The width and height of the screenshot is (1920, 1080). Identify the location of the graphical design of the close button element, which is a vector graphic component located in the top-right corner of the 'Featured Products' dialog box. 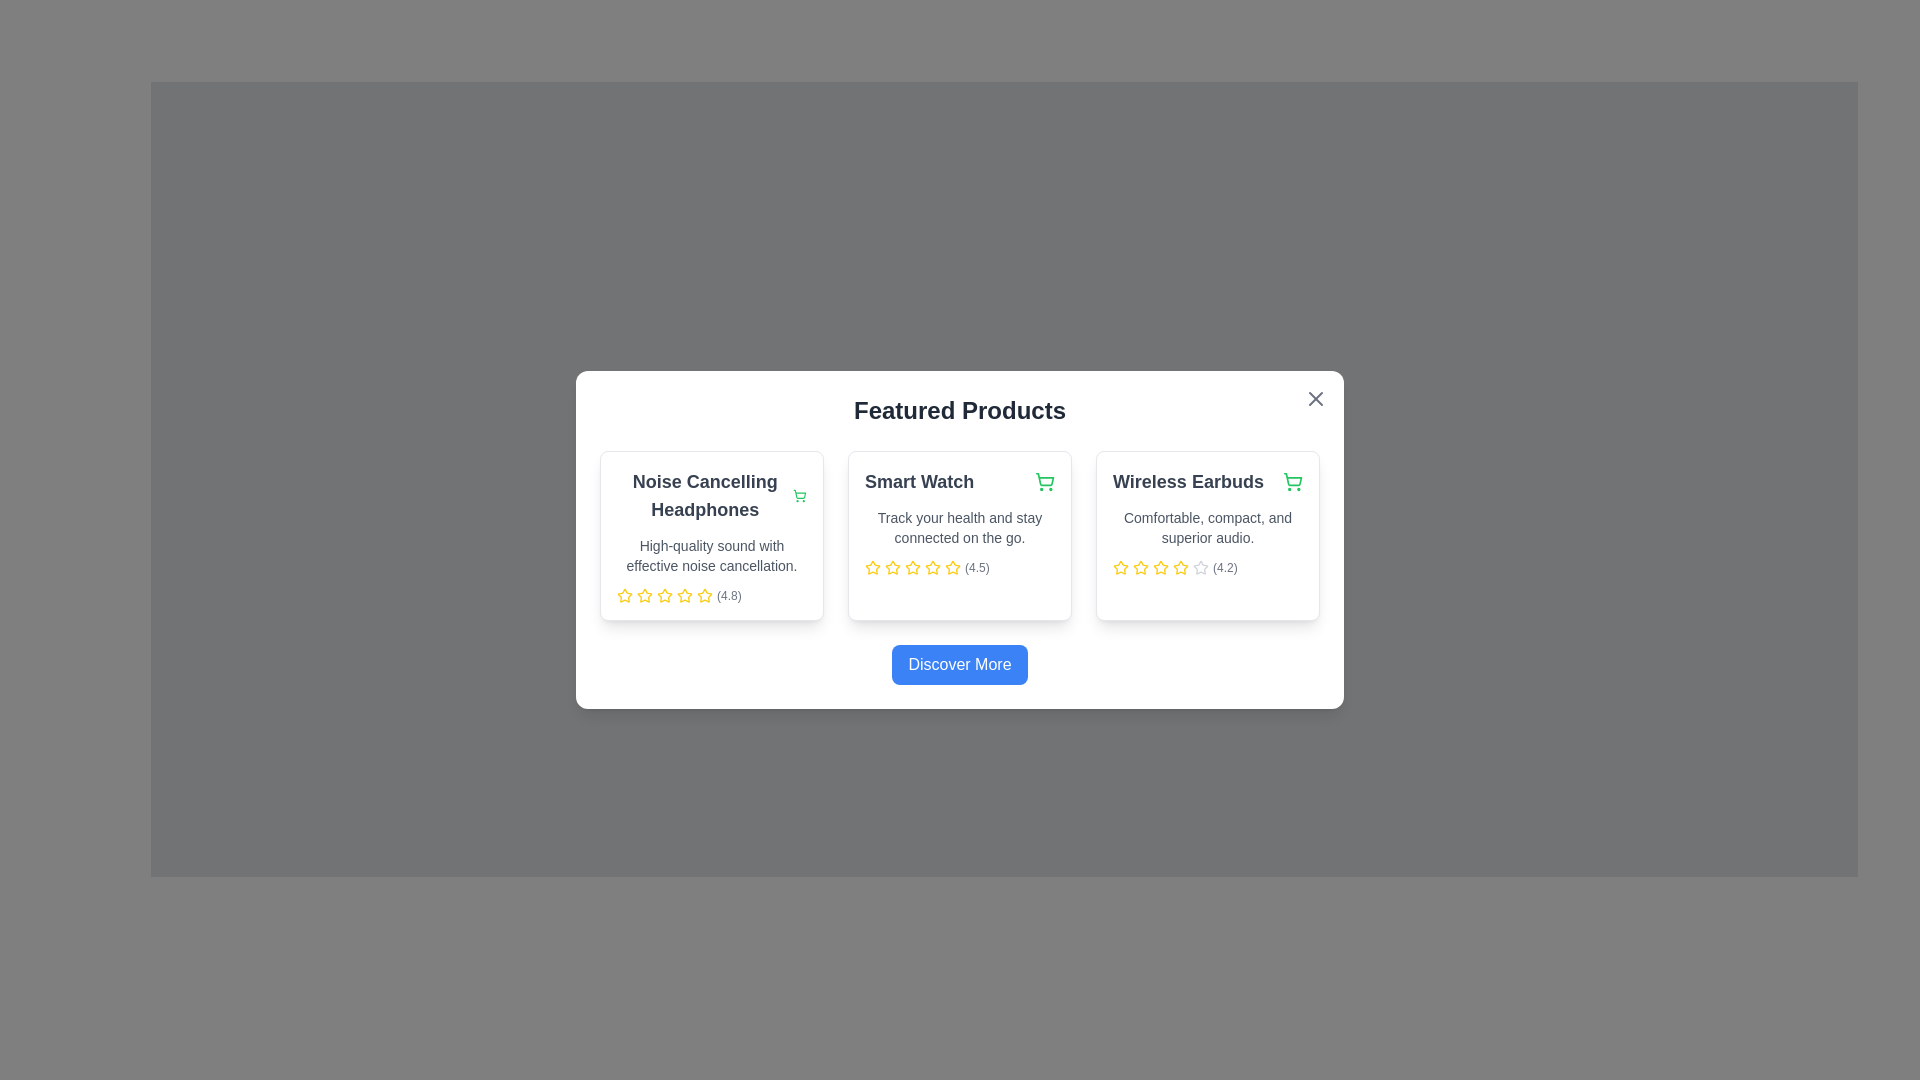
(1315, 398).